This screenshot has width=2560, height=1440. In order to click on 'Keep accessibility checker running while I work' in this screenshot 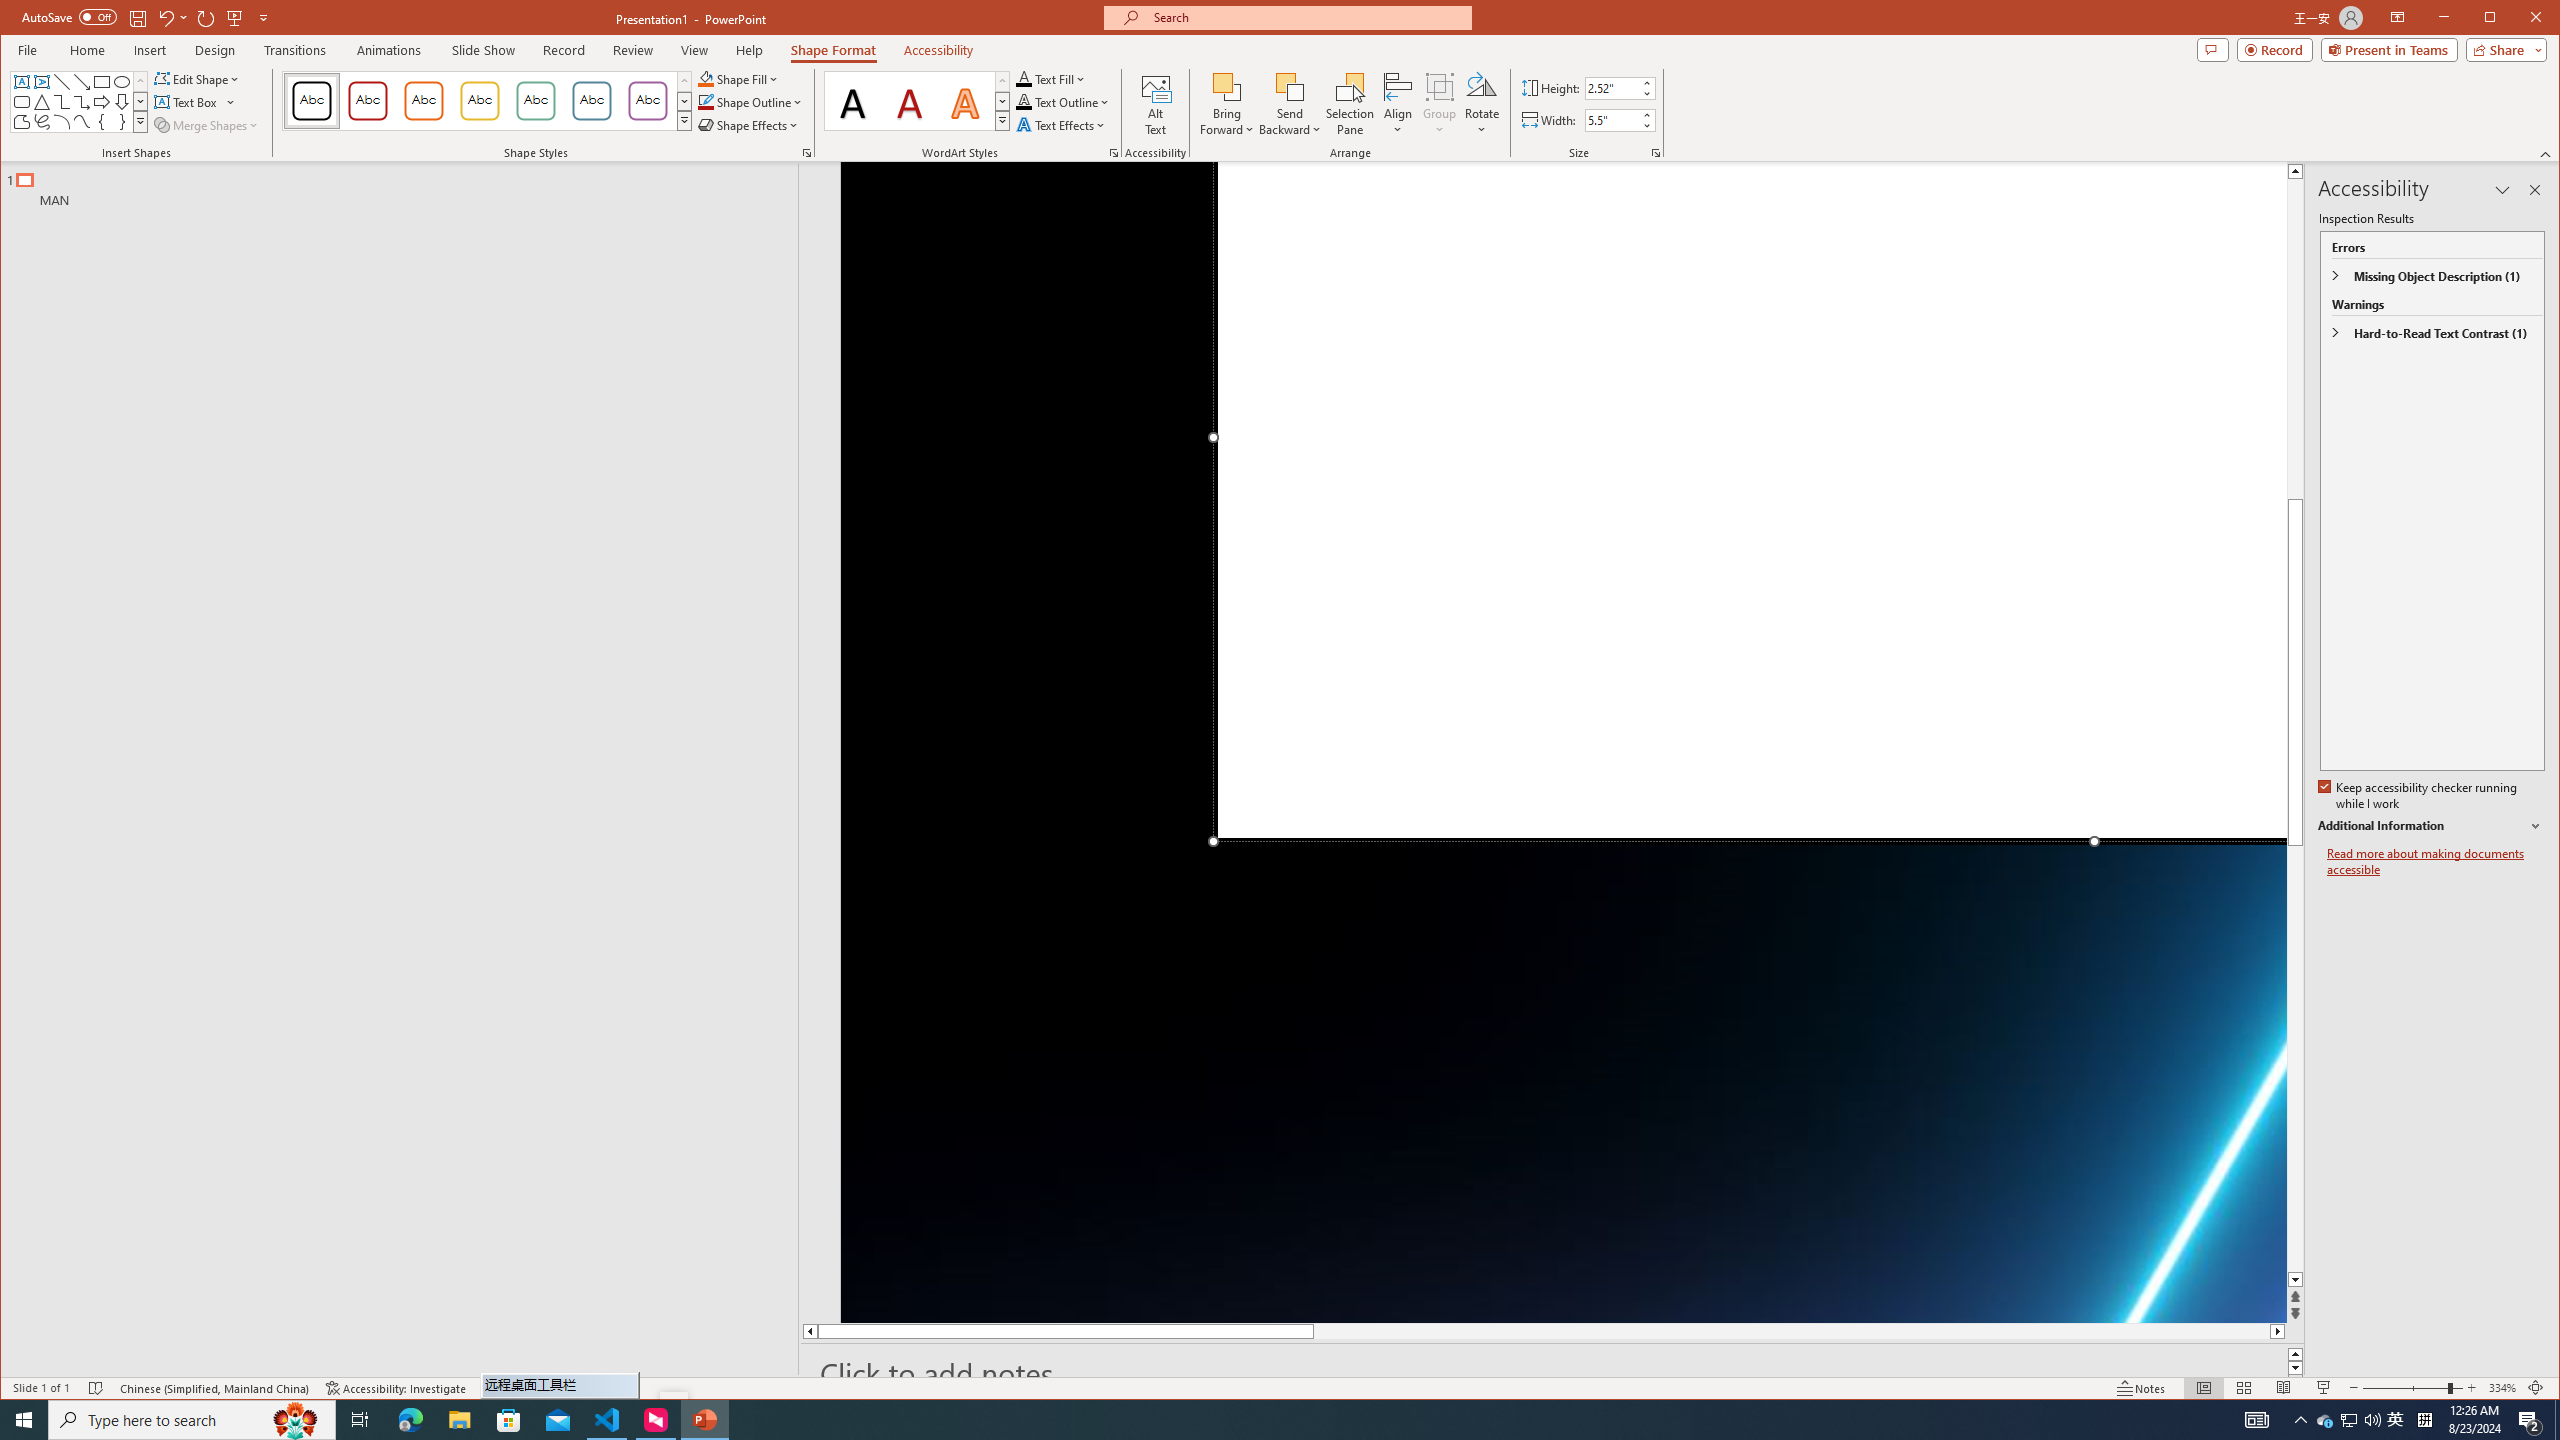, I will do `click(2418, 796)`.